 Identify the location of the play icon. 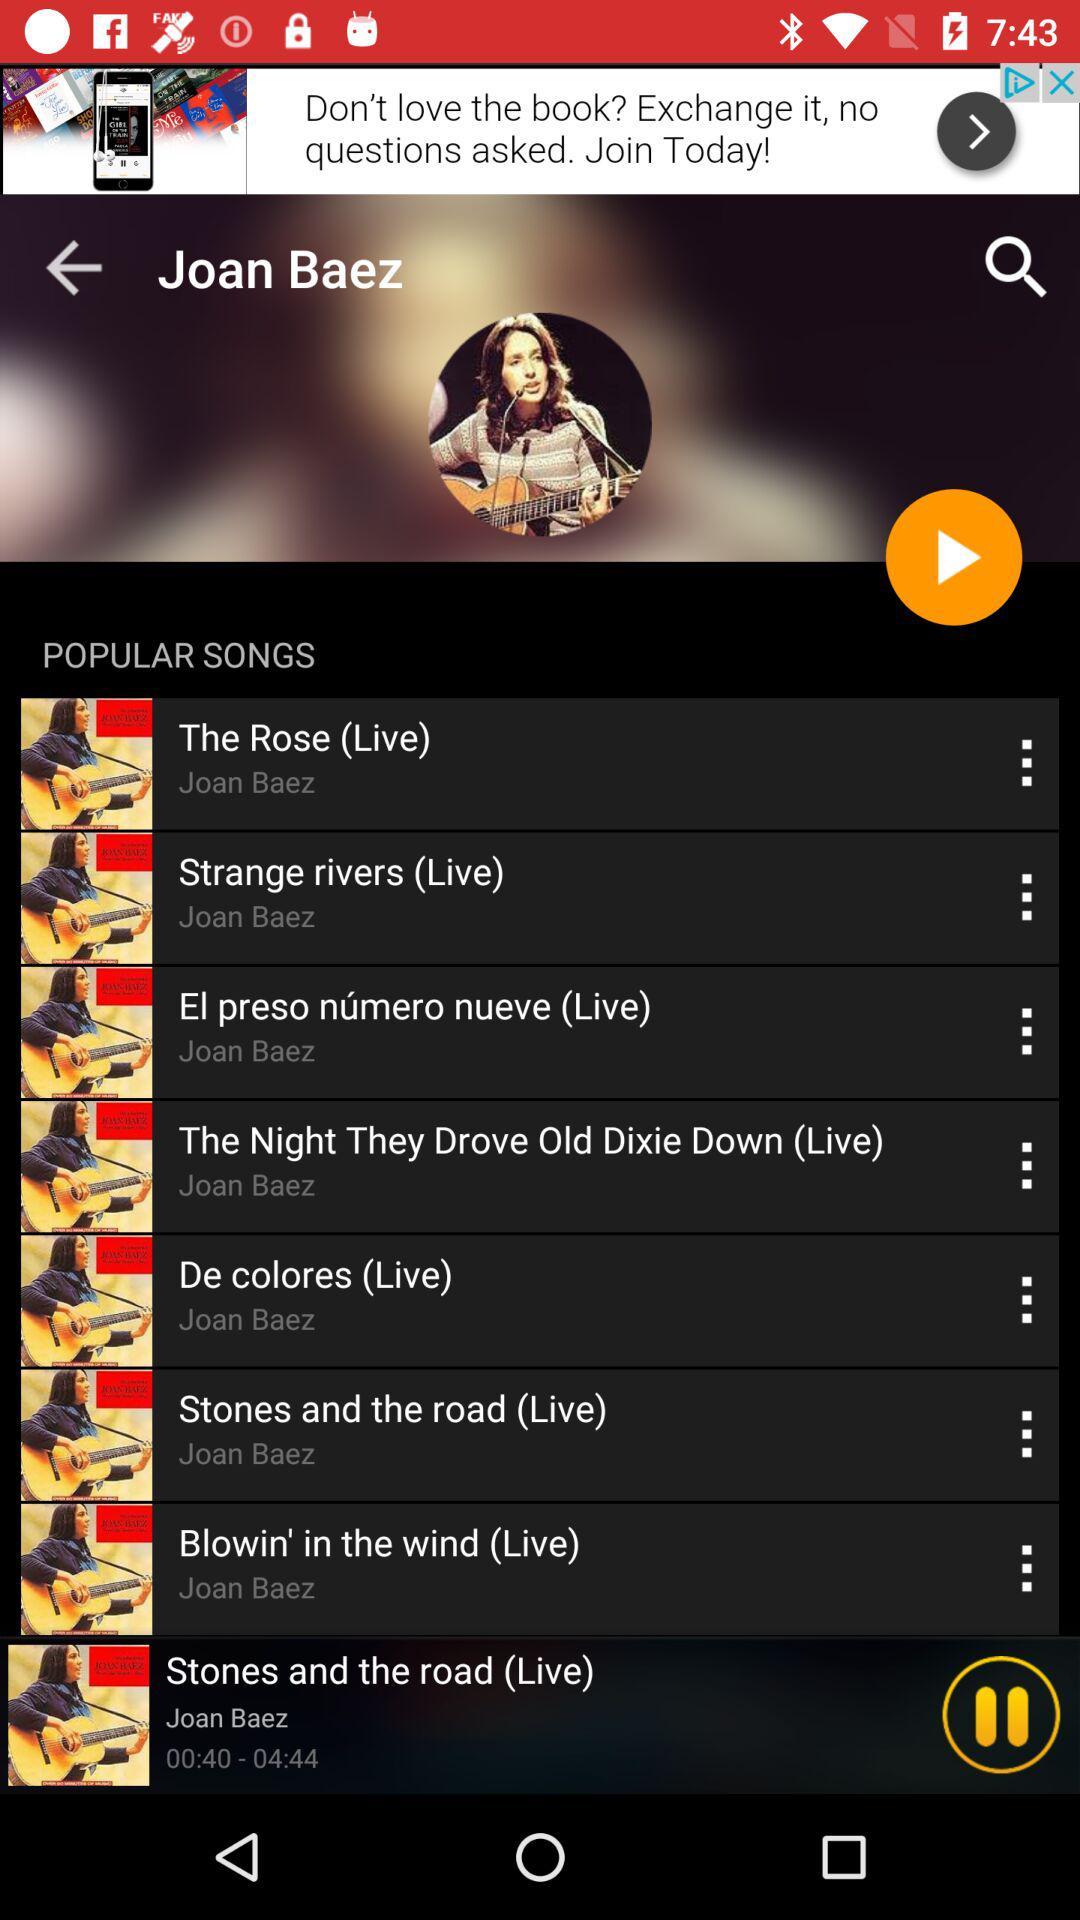
(952, 557).